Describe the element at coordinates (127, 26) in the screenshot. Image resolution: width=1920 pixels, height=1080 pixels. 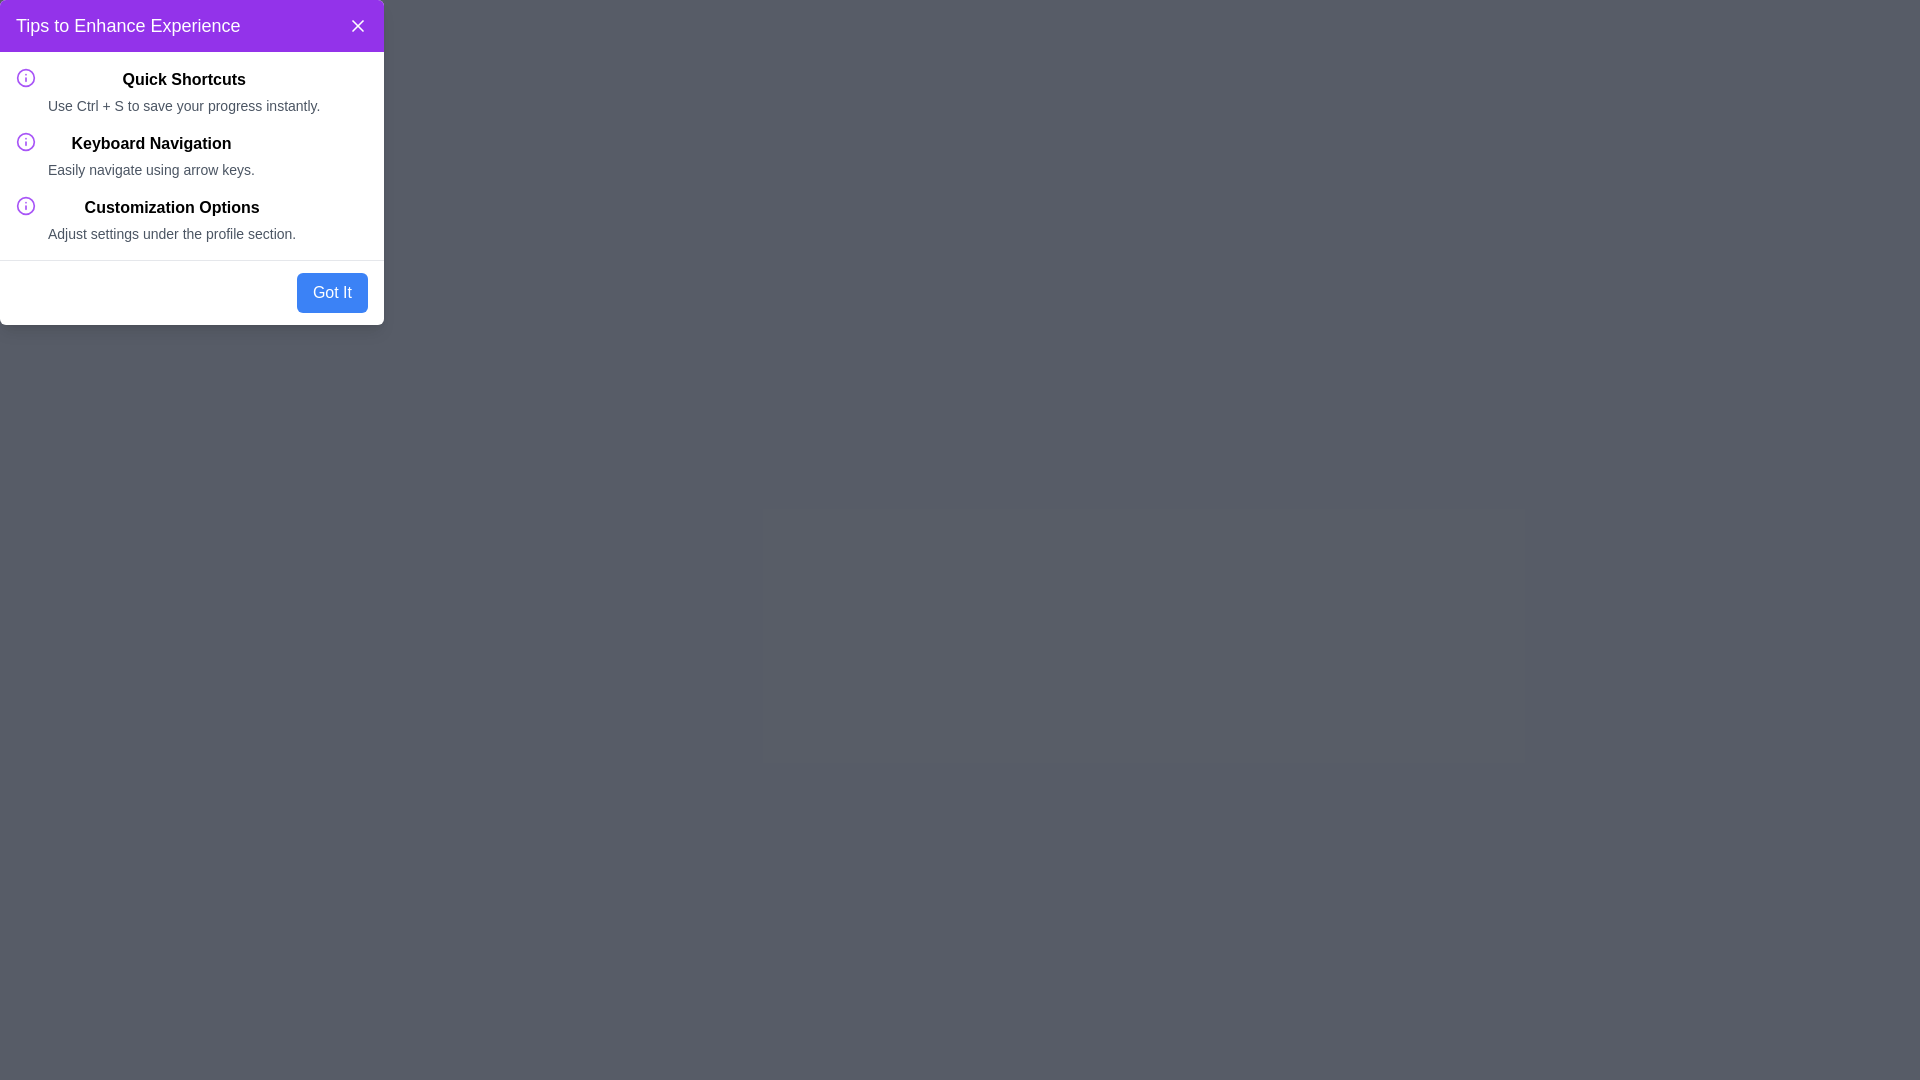
I see `text label that is bold, medium-sized, white font against a purple background, displaying 'Tips to Enhance Experience', located at the top left of the header in a modal window` at that location.